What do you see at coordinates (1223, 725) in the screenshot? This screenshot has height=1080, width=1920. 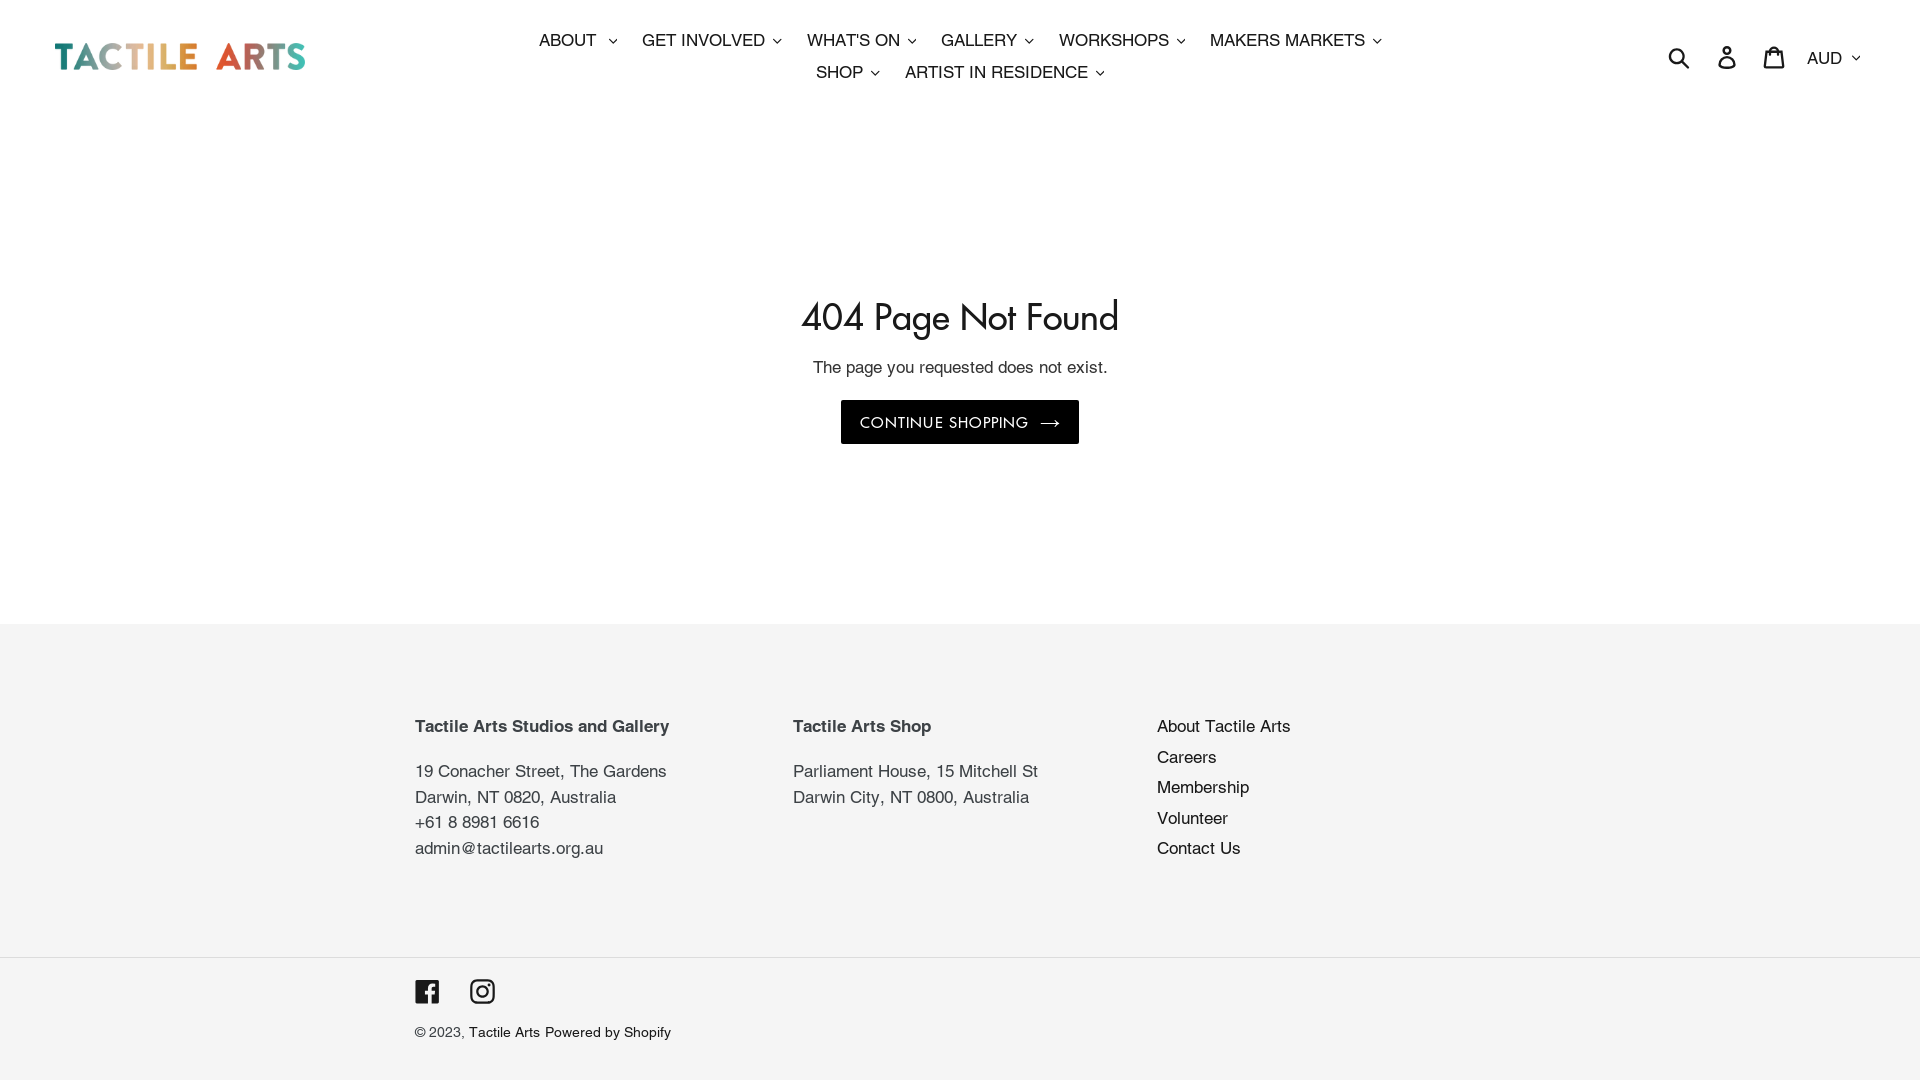 I see `'About Tactile Arts'` at bounding box center [1223, 725].